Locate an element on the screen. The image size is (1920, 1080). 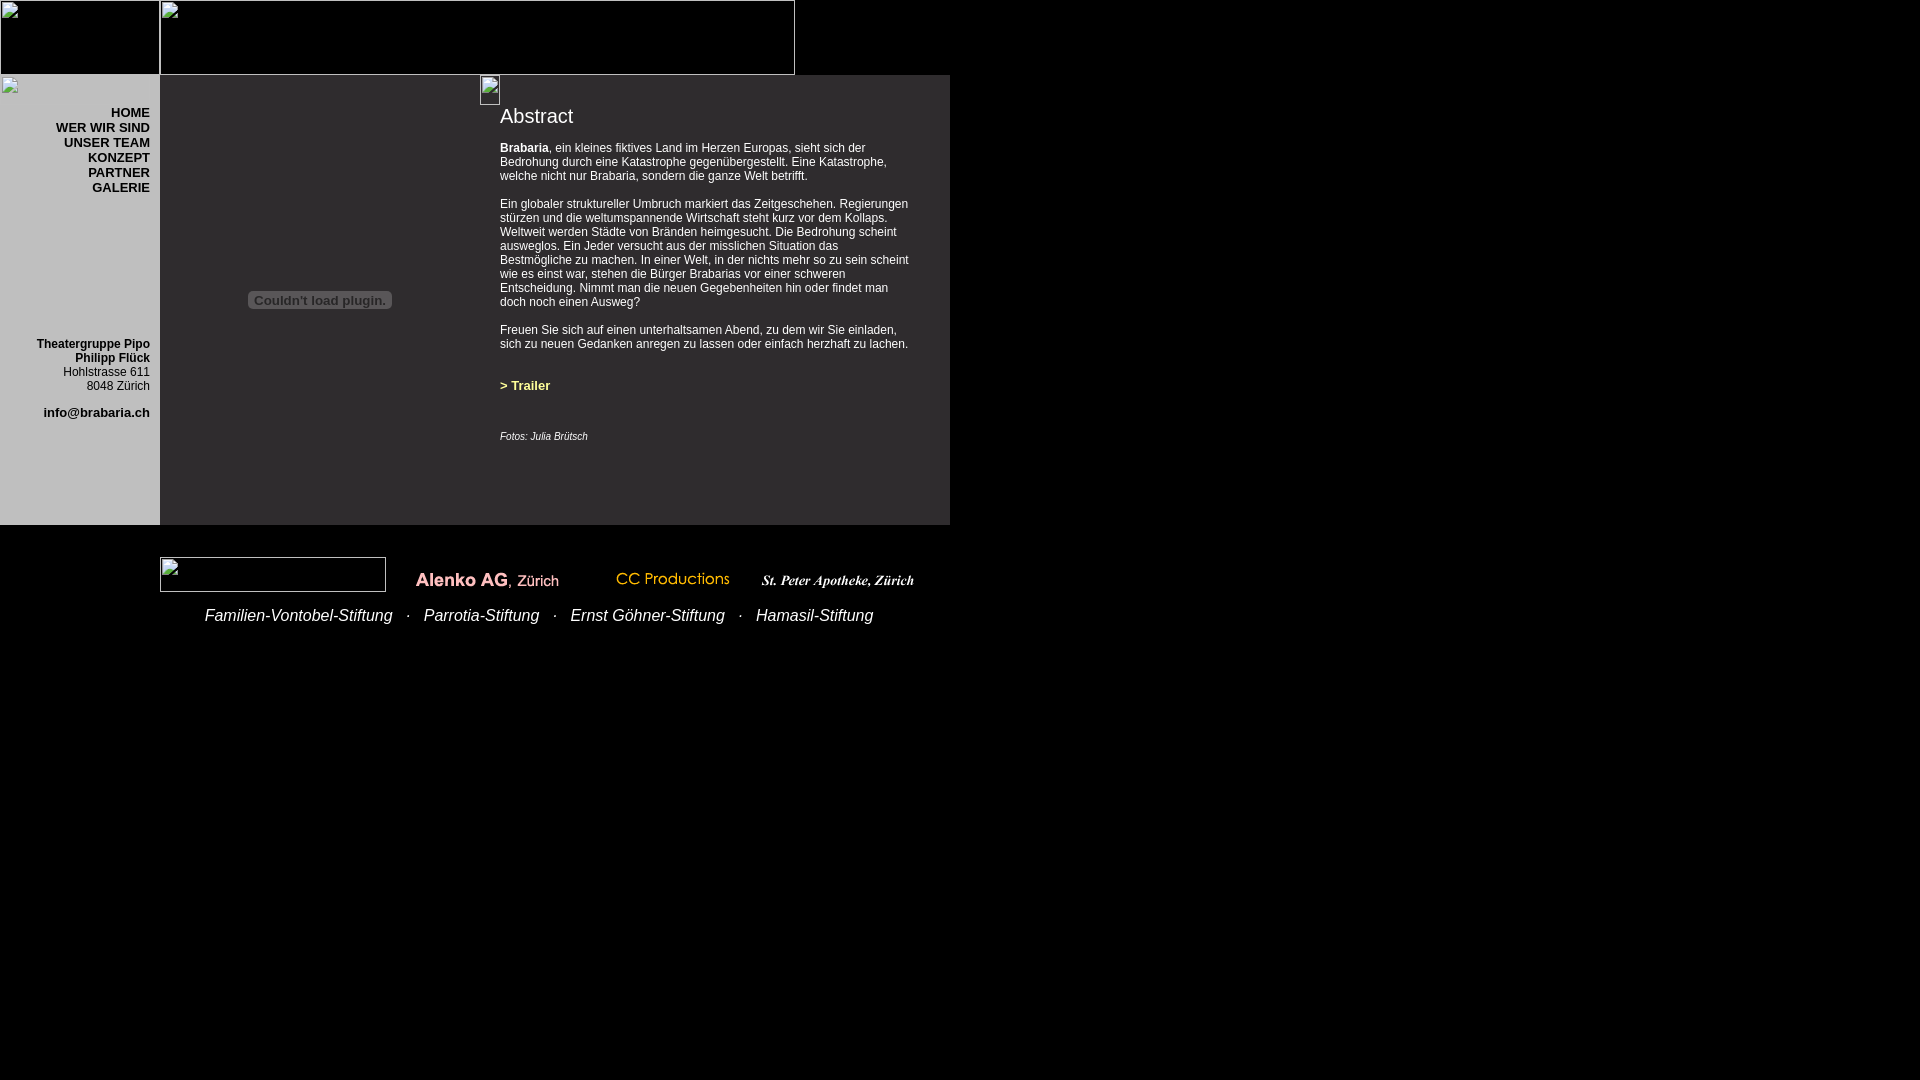
'PARTNER' is located at coordinates (118, 171).